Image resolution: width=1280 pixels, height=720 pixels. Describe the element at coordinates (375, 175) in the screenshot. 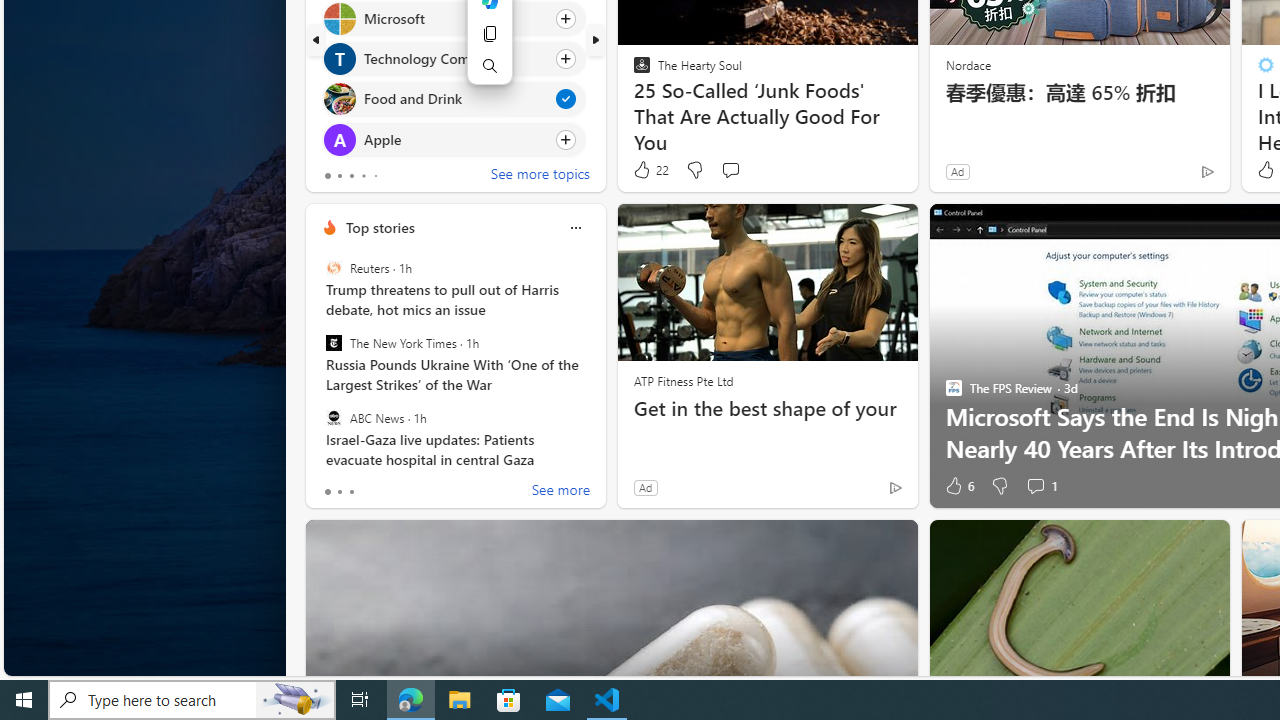

I see `'tab-4'` at that location.